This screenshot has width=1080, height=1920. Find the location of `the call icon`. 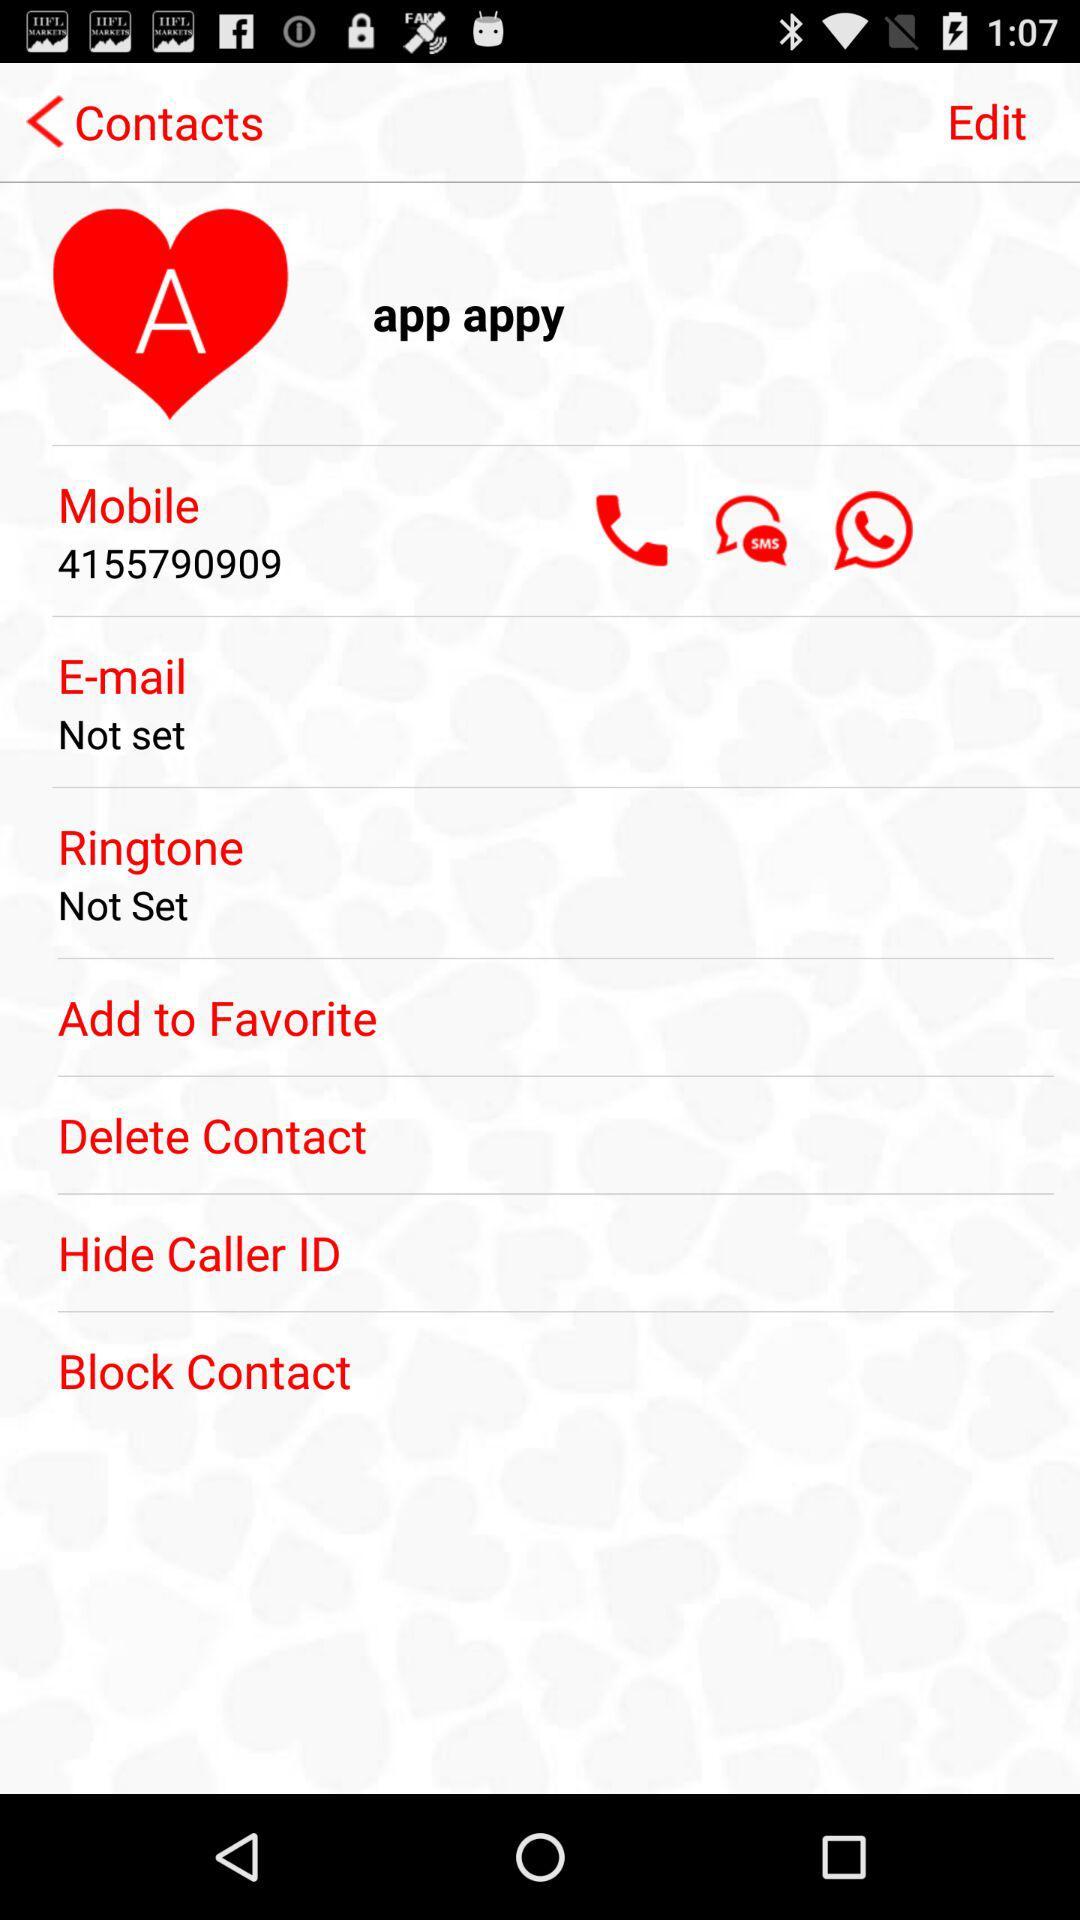

the call icon is located at coordinates (631, 566).